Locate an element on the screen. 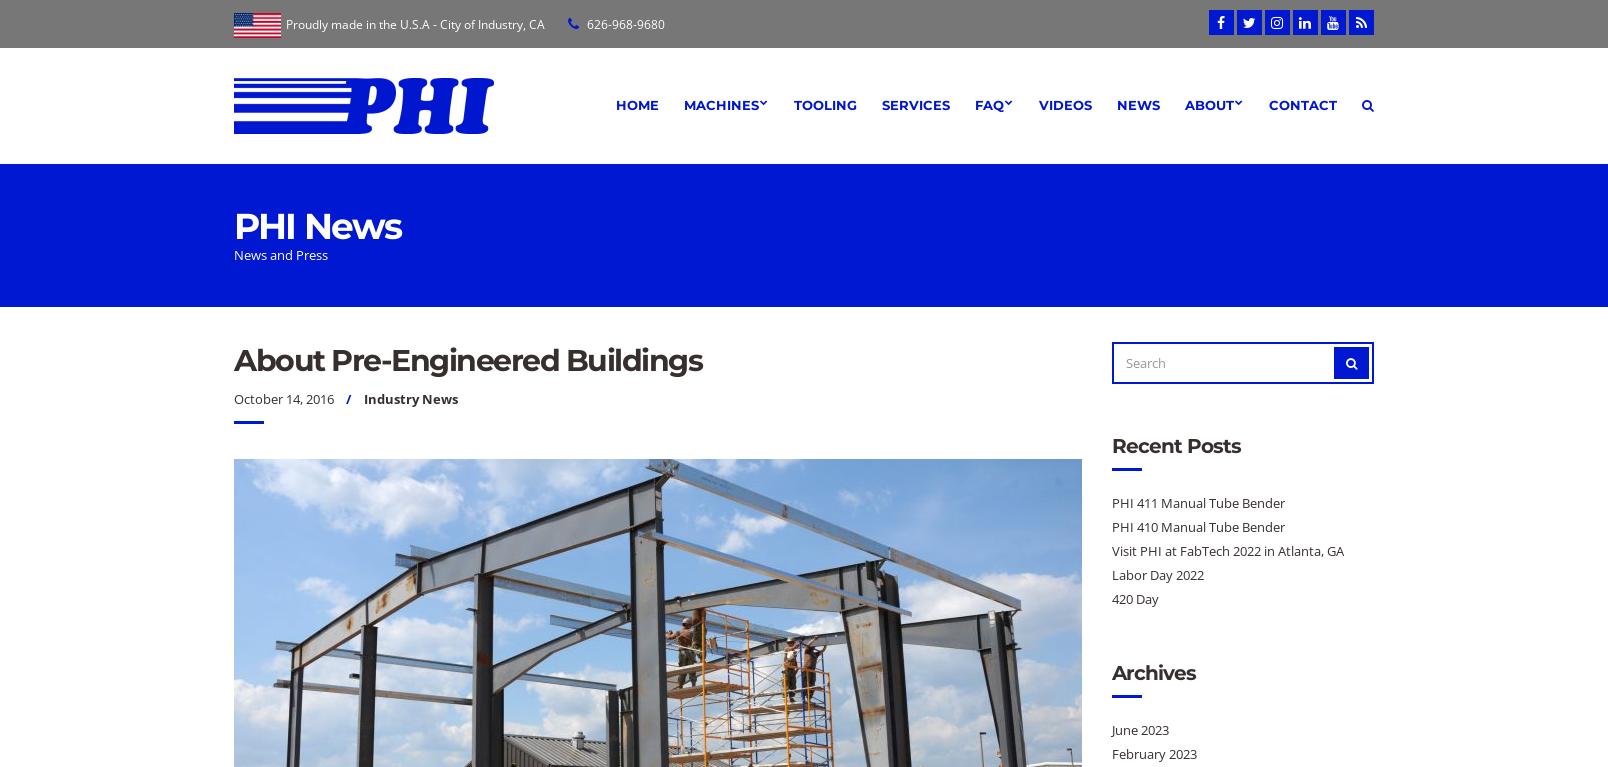 The height and width of the screenshot is (767, 1608). 'Labor Day 2022' is located at coordinates (1156, 573).